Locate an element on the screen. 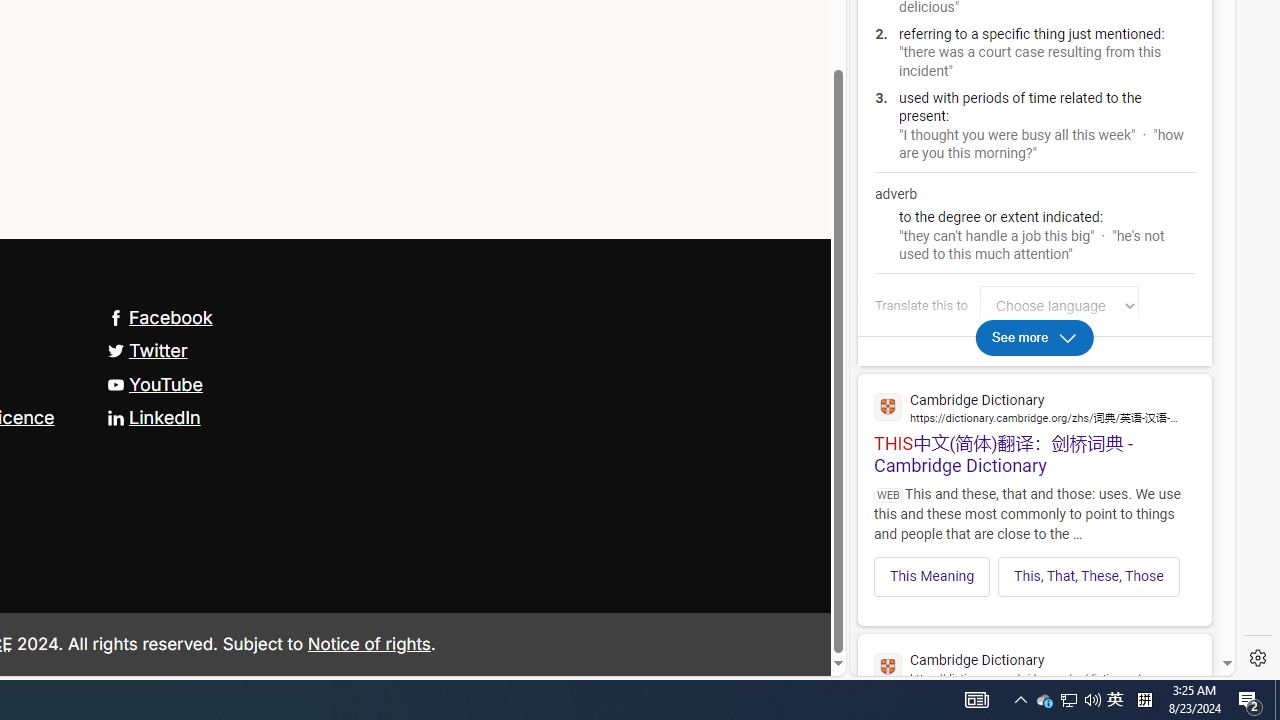 The image size is (1280, 720). 'Facebook' is located at coordinates (158, 316).